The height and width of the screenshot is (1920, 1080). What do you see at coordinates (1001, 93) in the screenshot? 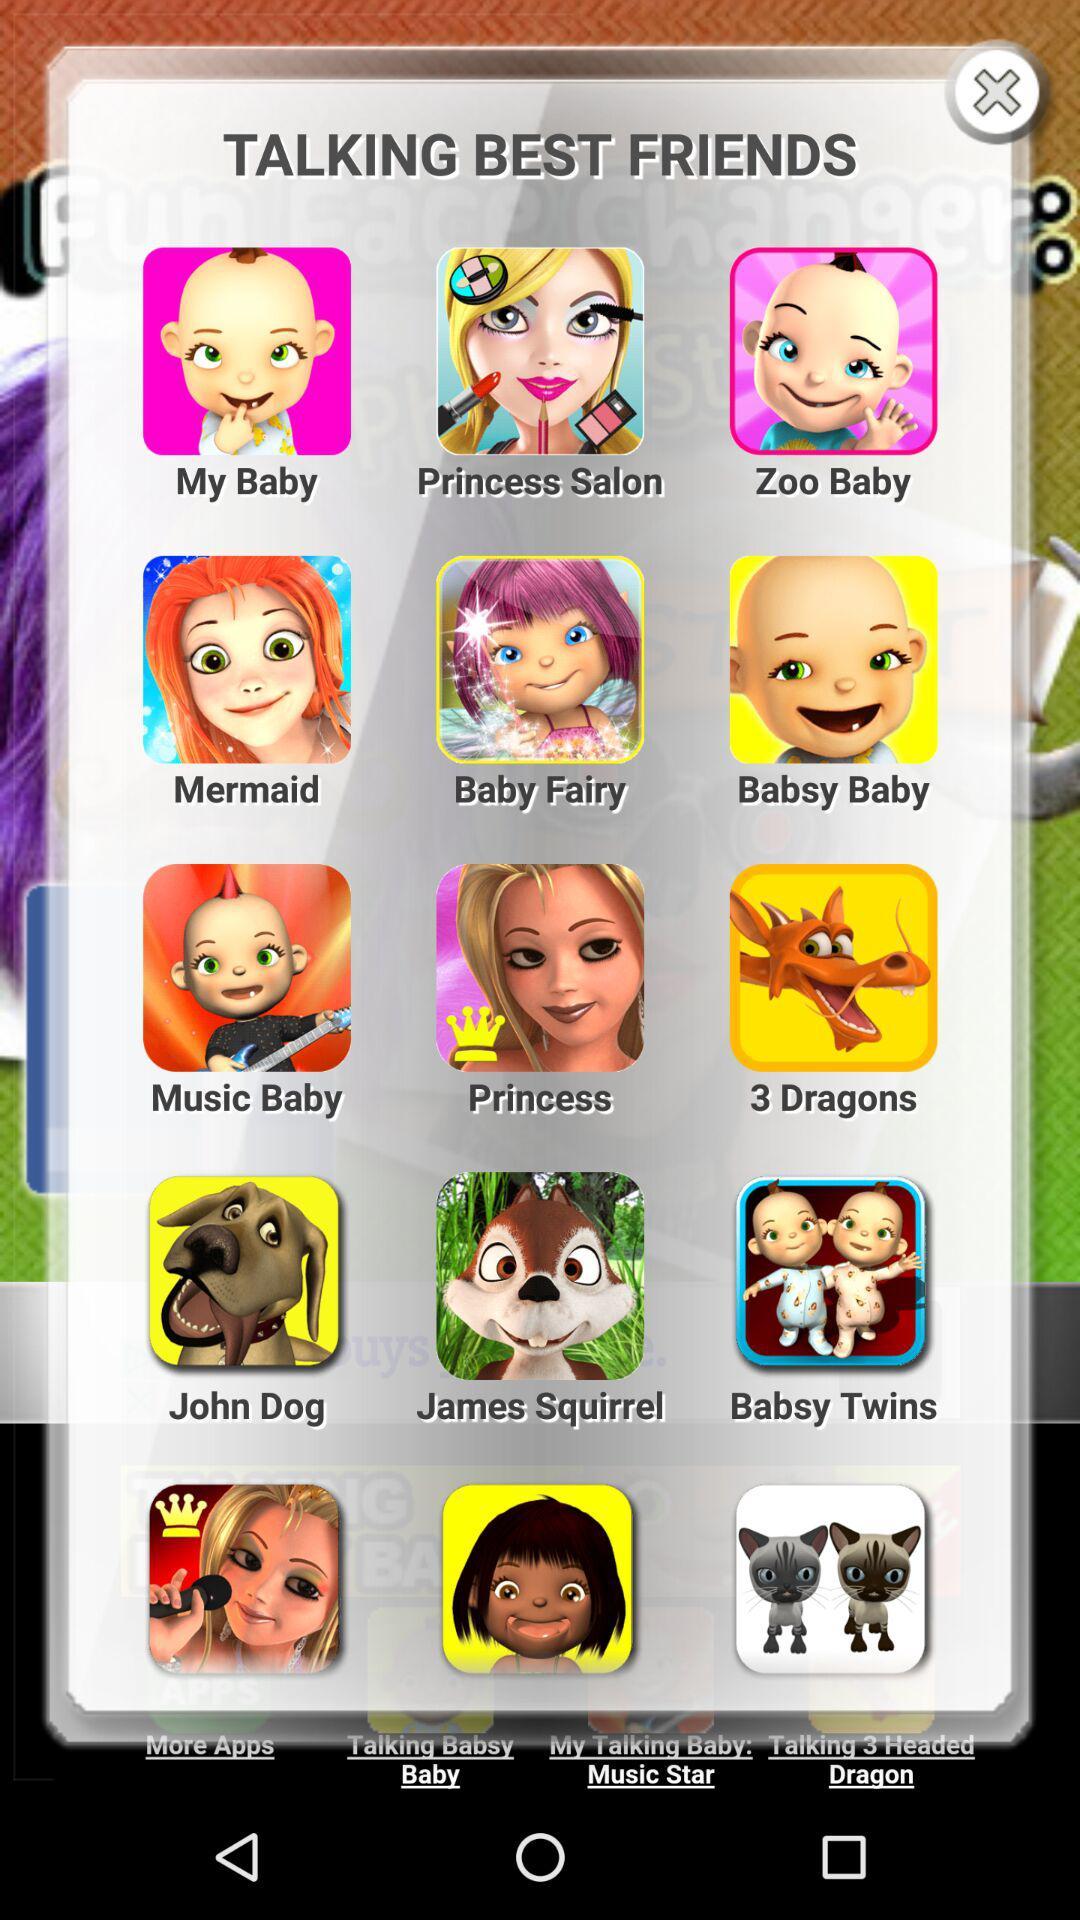
I see `go close` at bounding box center [1001, 93].